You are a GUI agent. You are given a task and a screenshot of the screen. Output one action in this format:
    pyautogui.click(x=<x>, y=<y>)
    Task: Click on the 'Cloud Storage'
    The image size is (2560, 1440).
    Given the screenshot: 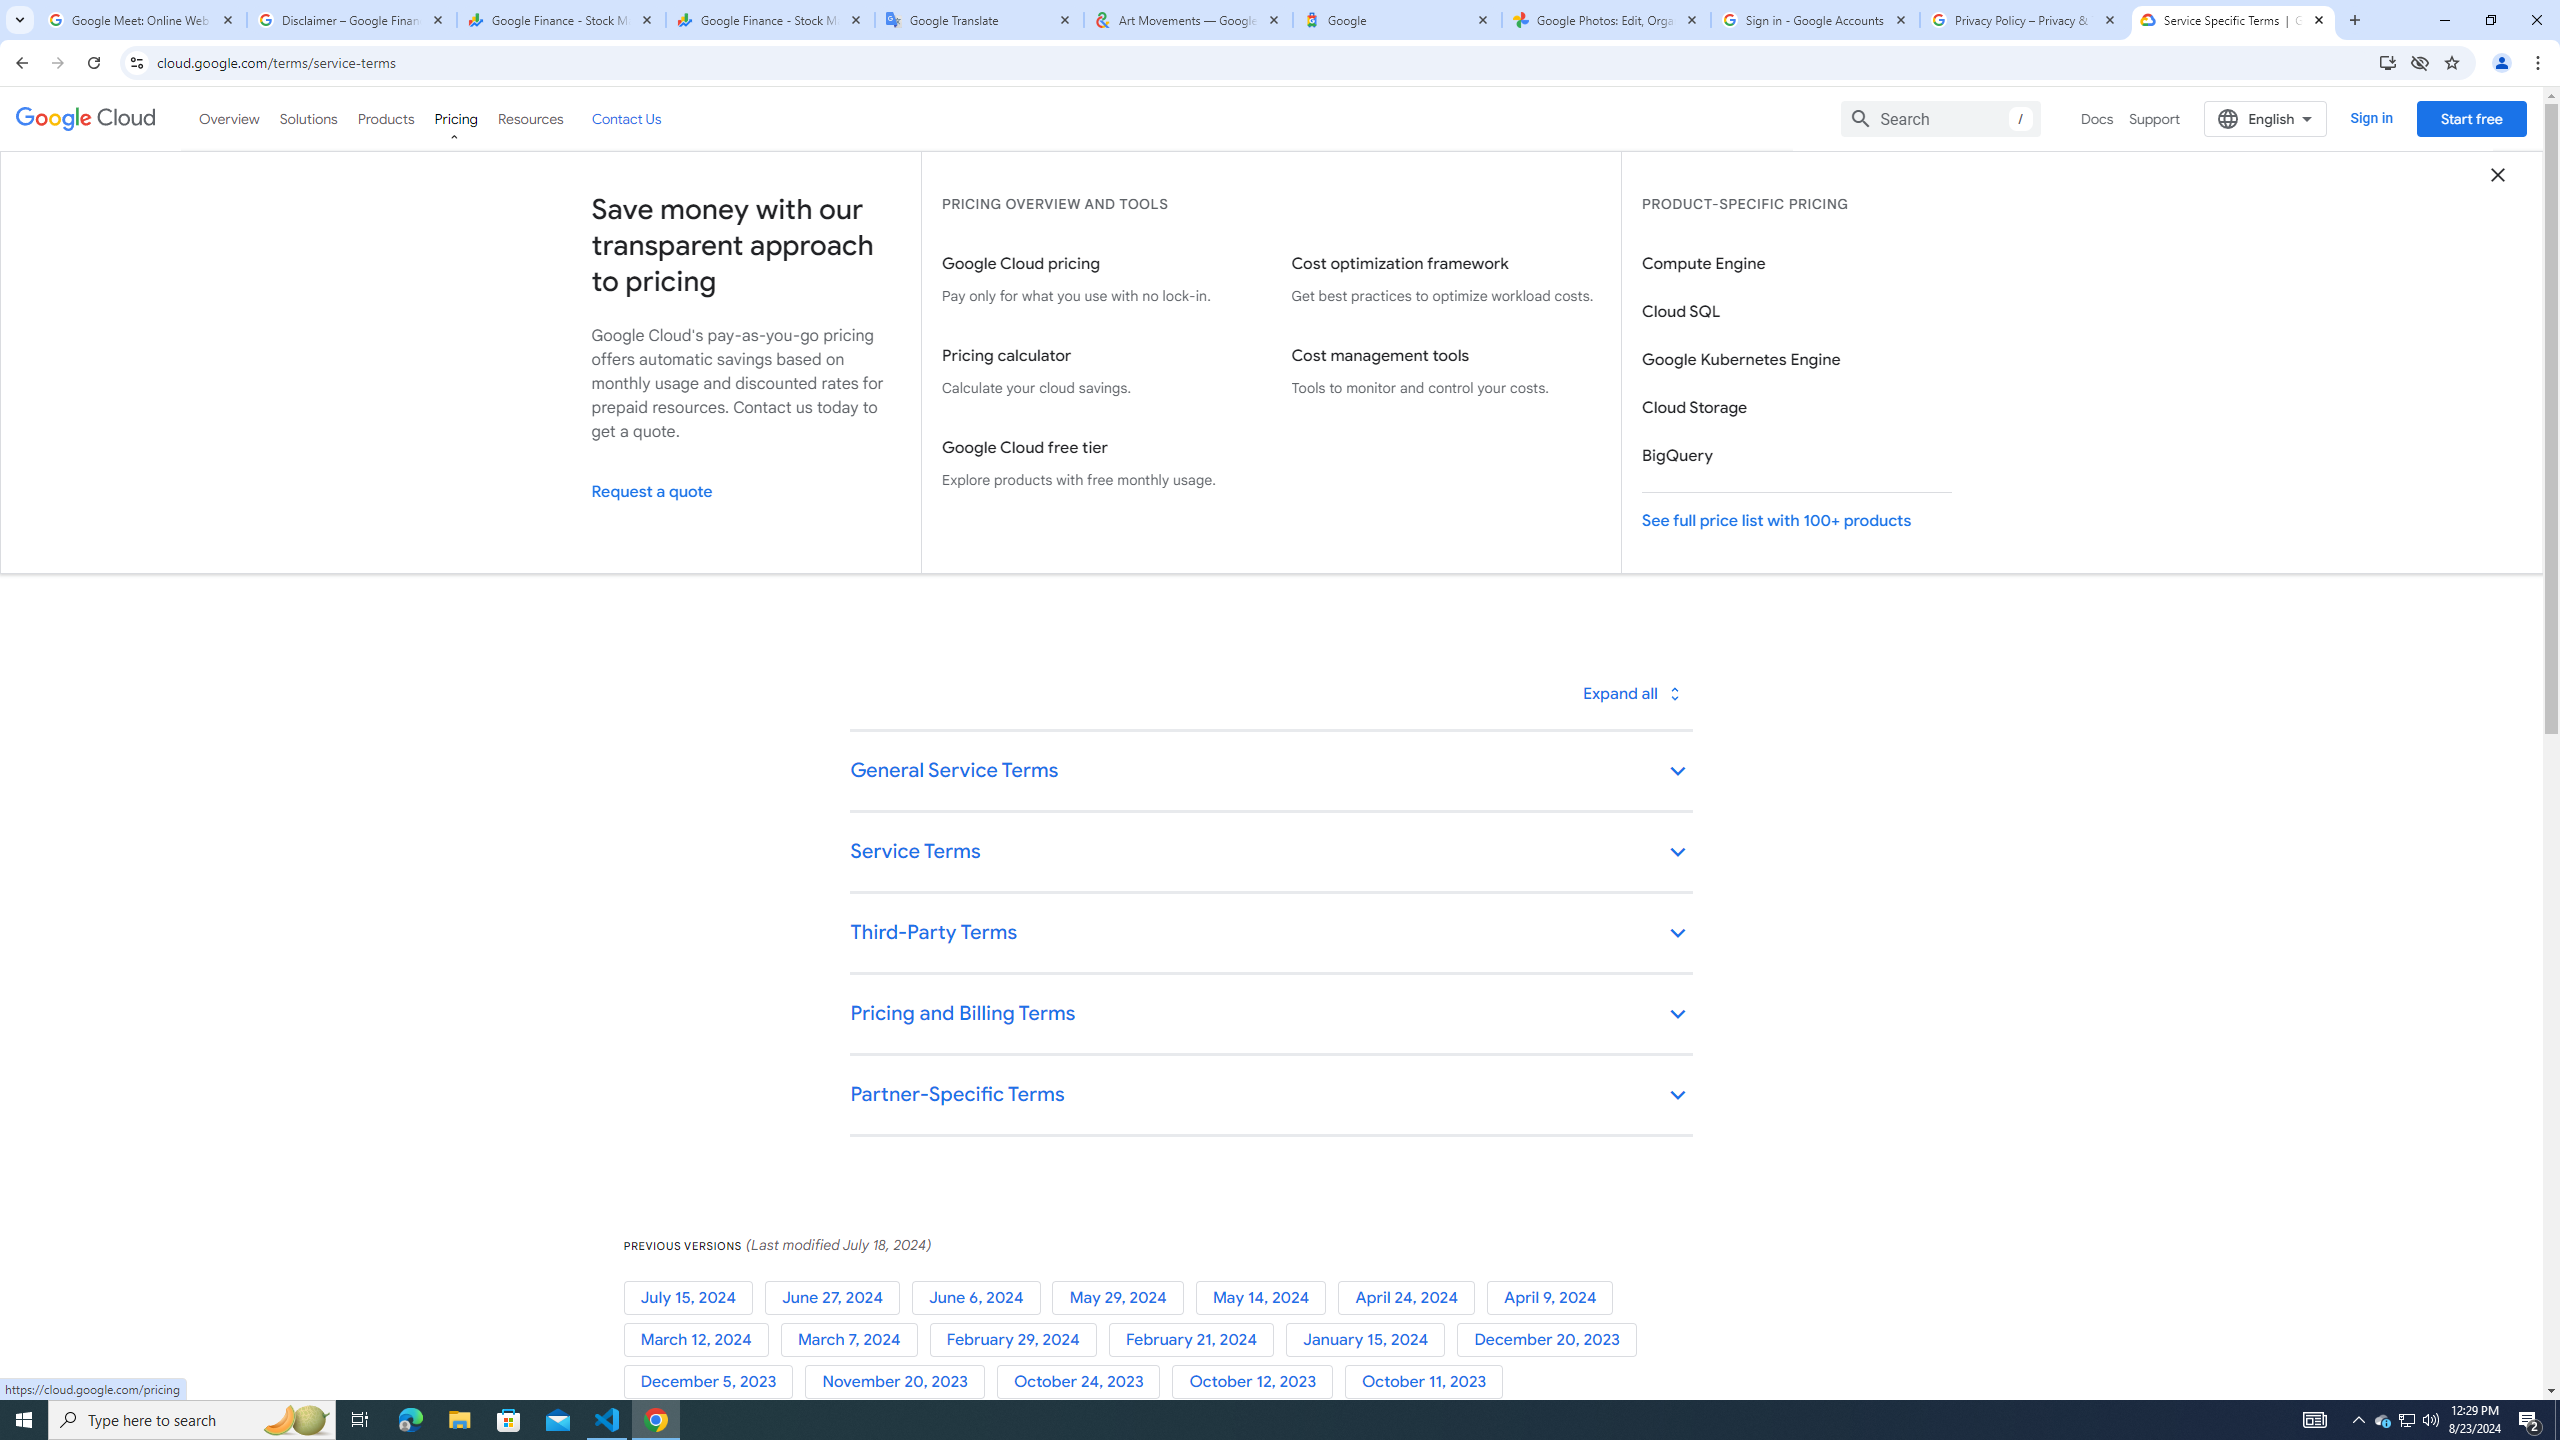 What is the action you would take?
    pyautogui.click(x=1794, y=407)
    